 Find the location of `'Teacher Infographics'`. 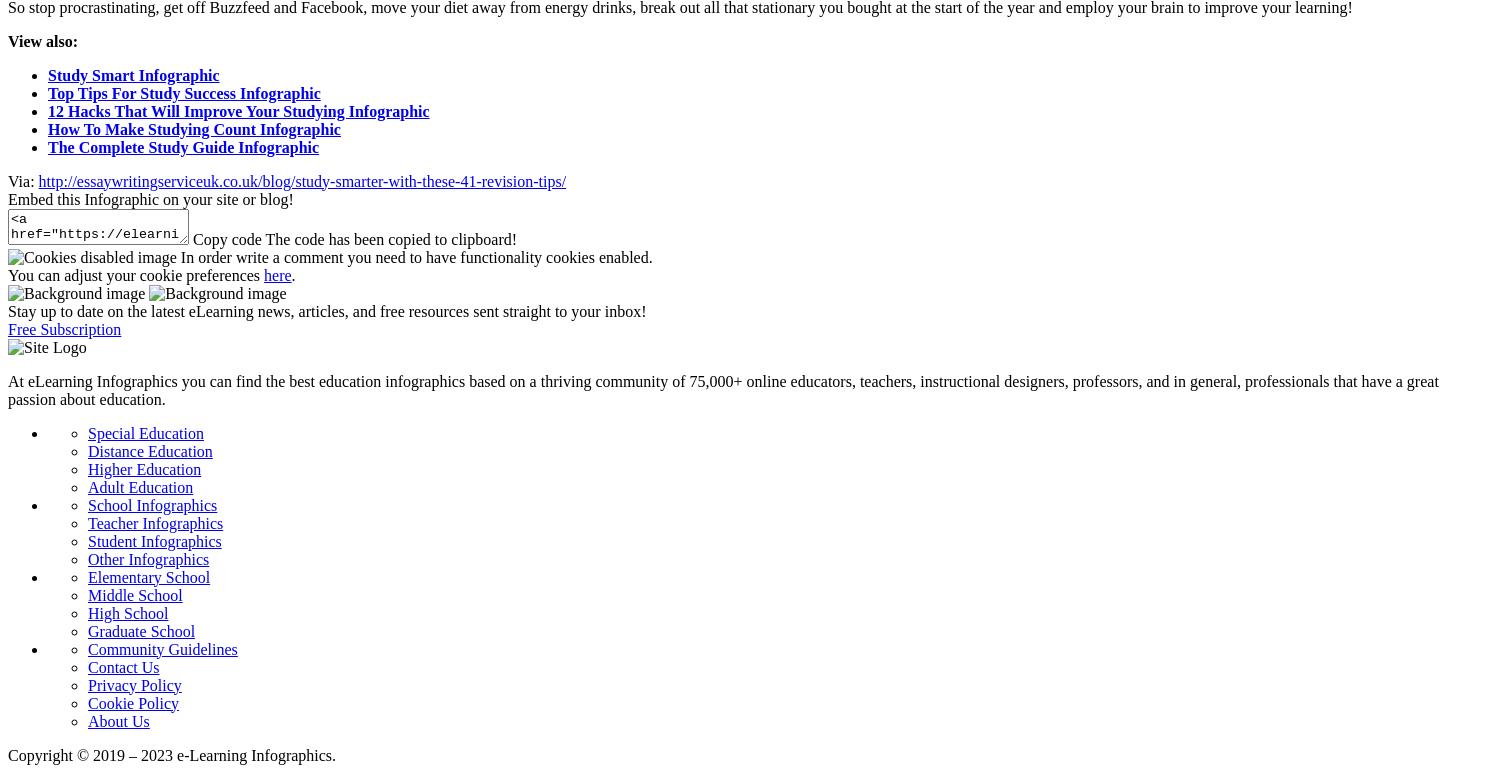

'Teacher Infographics' is located at coordinates (154, 522).